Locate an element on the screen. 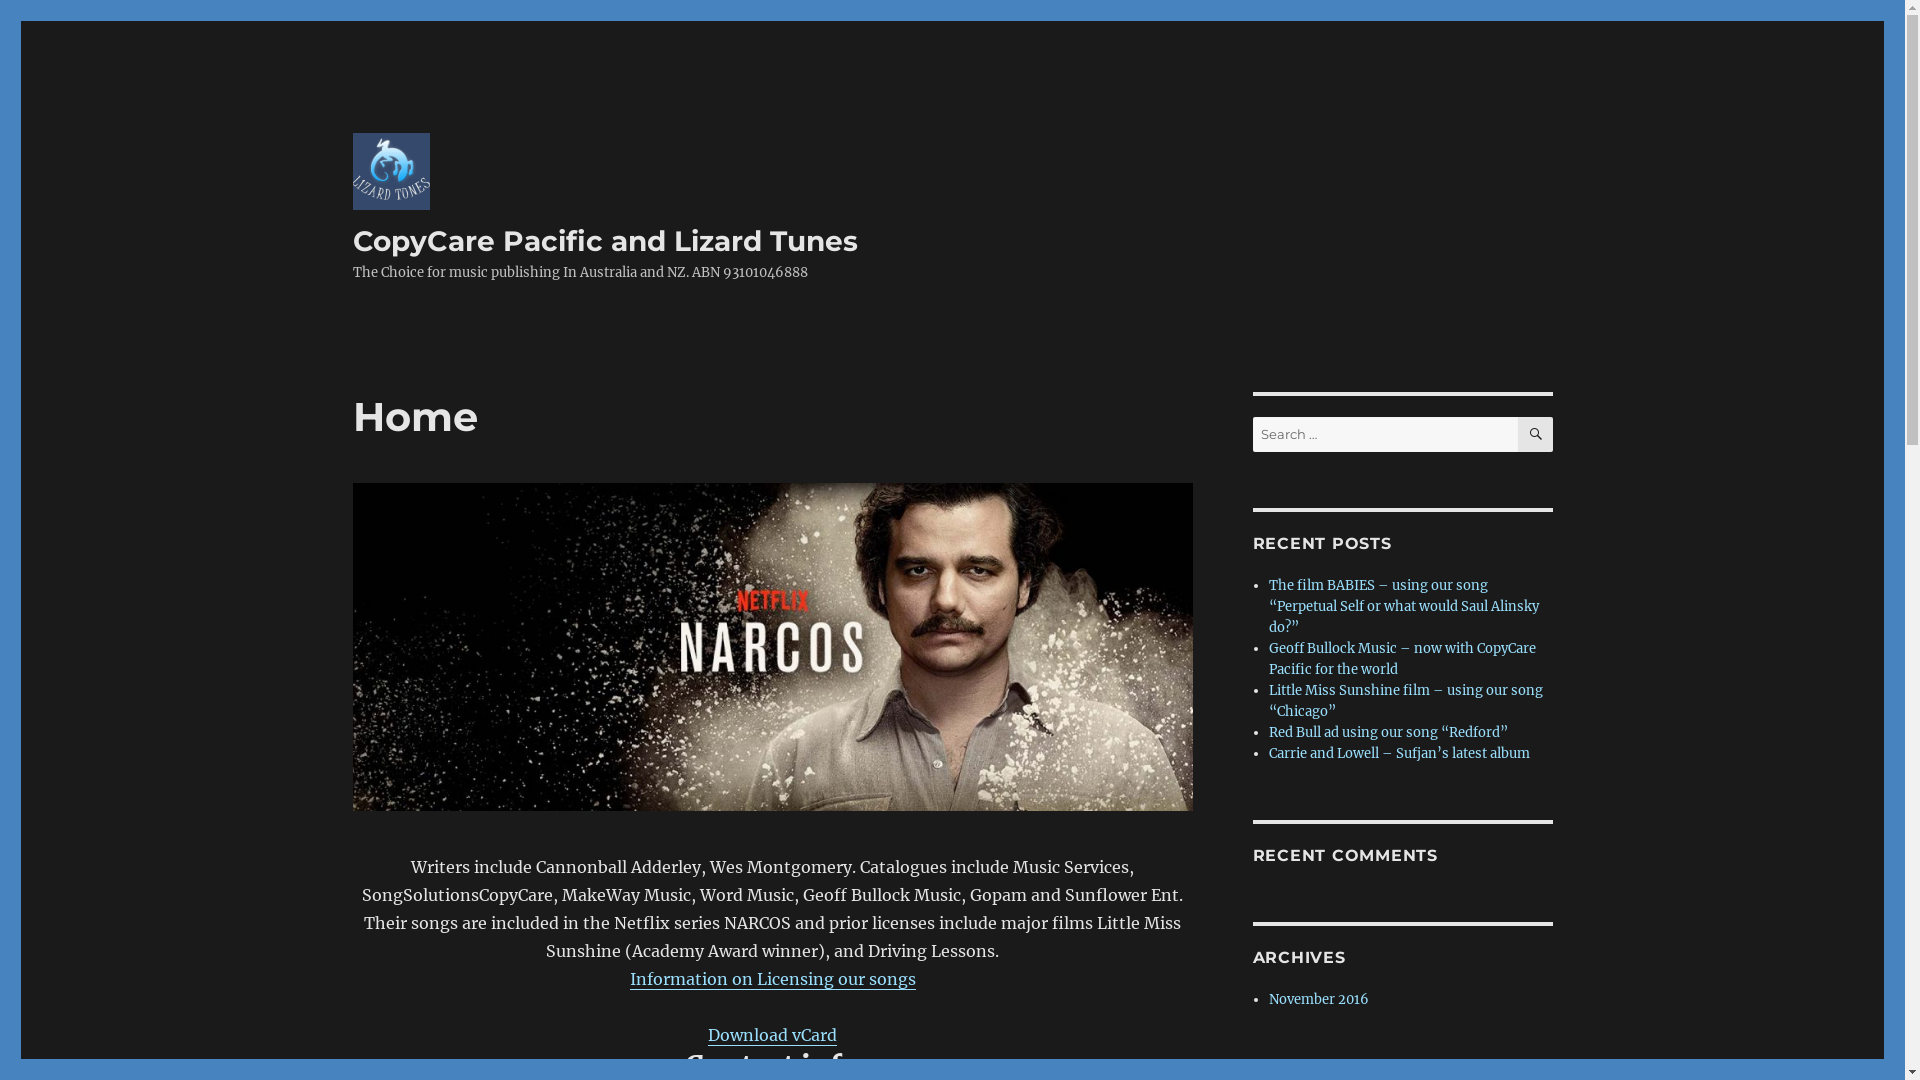 The image size is (1920, 1080). 'Information on Licensing our songs' is located at coordinates (771, 978).